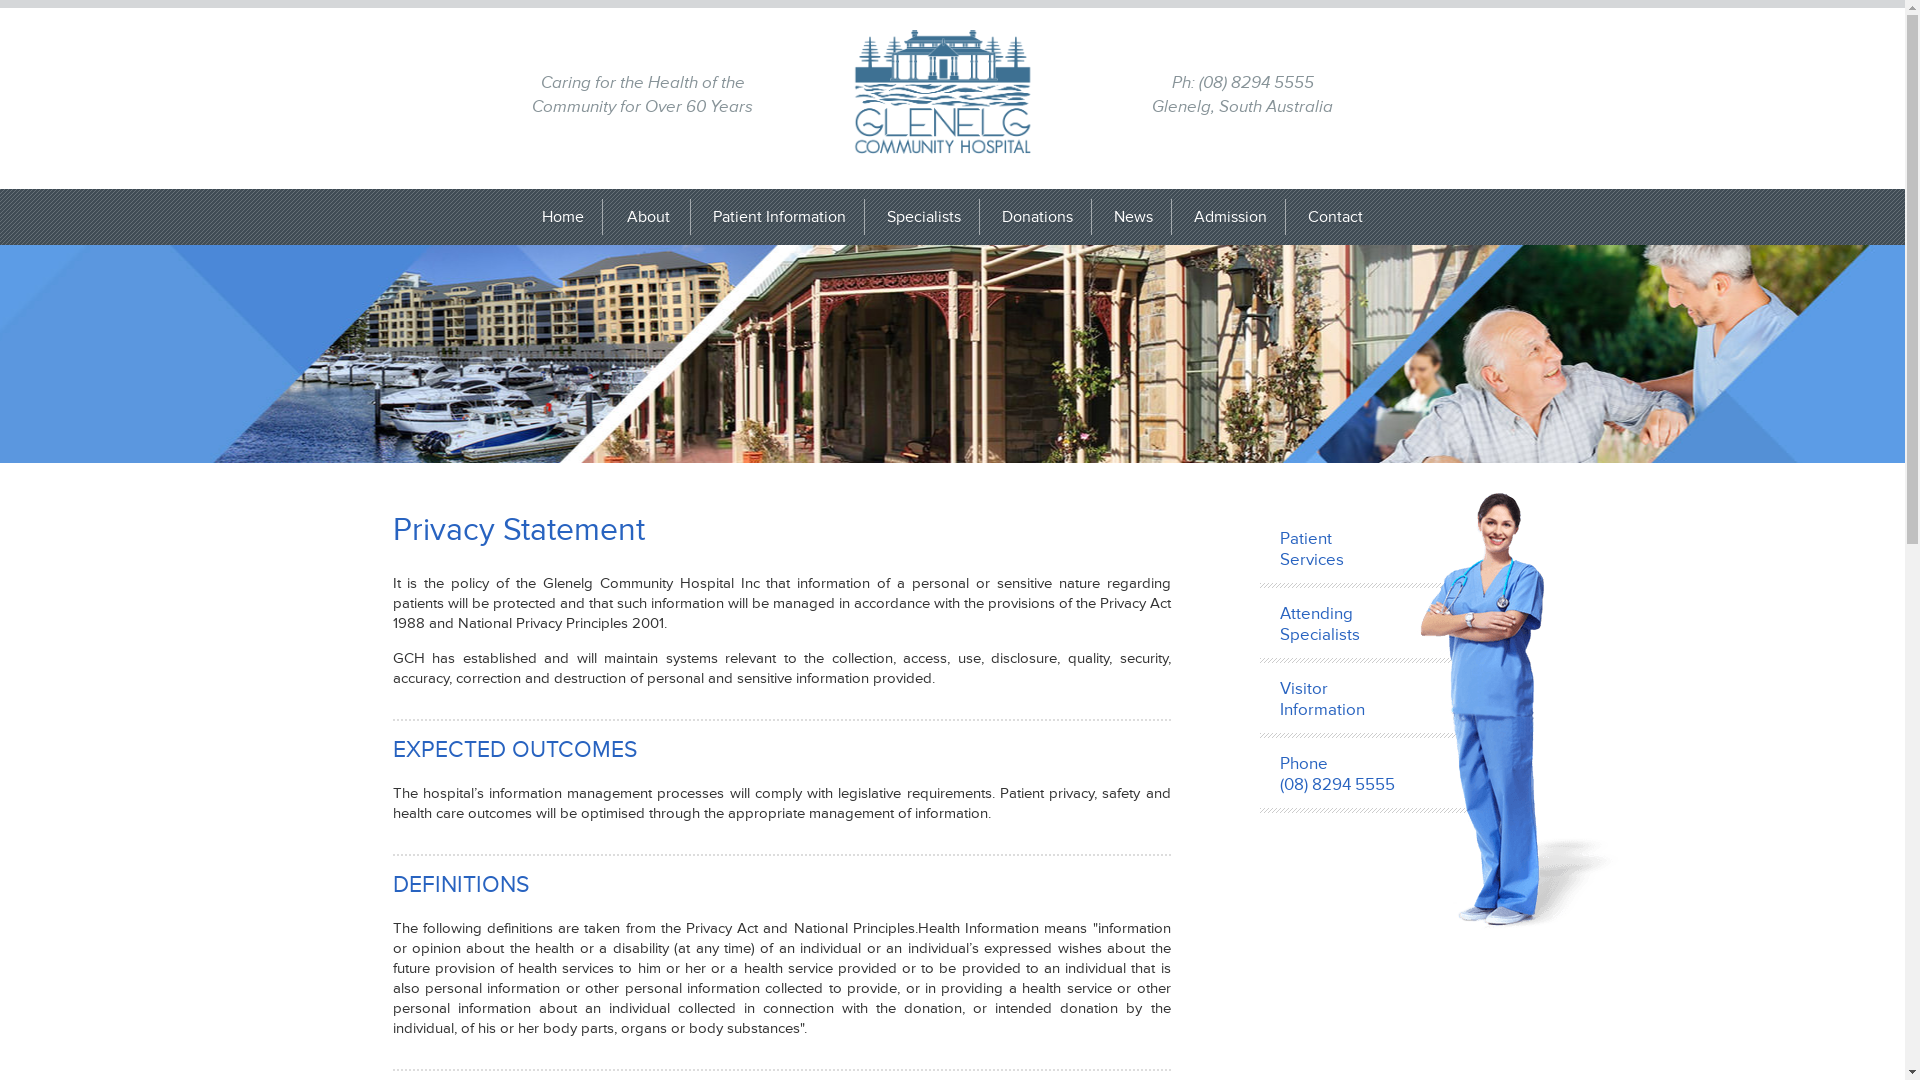 This screenshot has height=1080, width=1920. What do you see at coordinates (1390, 699) in the screenshot?
I see `'Visitor` at bounding box center [1390, 699].